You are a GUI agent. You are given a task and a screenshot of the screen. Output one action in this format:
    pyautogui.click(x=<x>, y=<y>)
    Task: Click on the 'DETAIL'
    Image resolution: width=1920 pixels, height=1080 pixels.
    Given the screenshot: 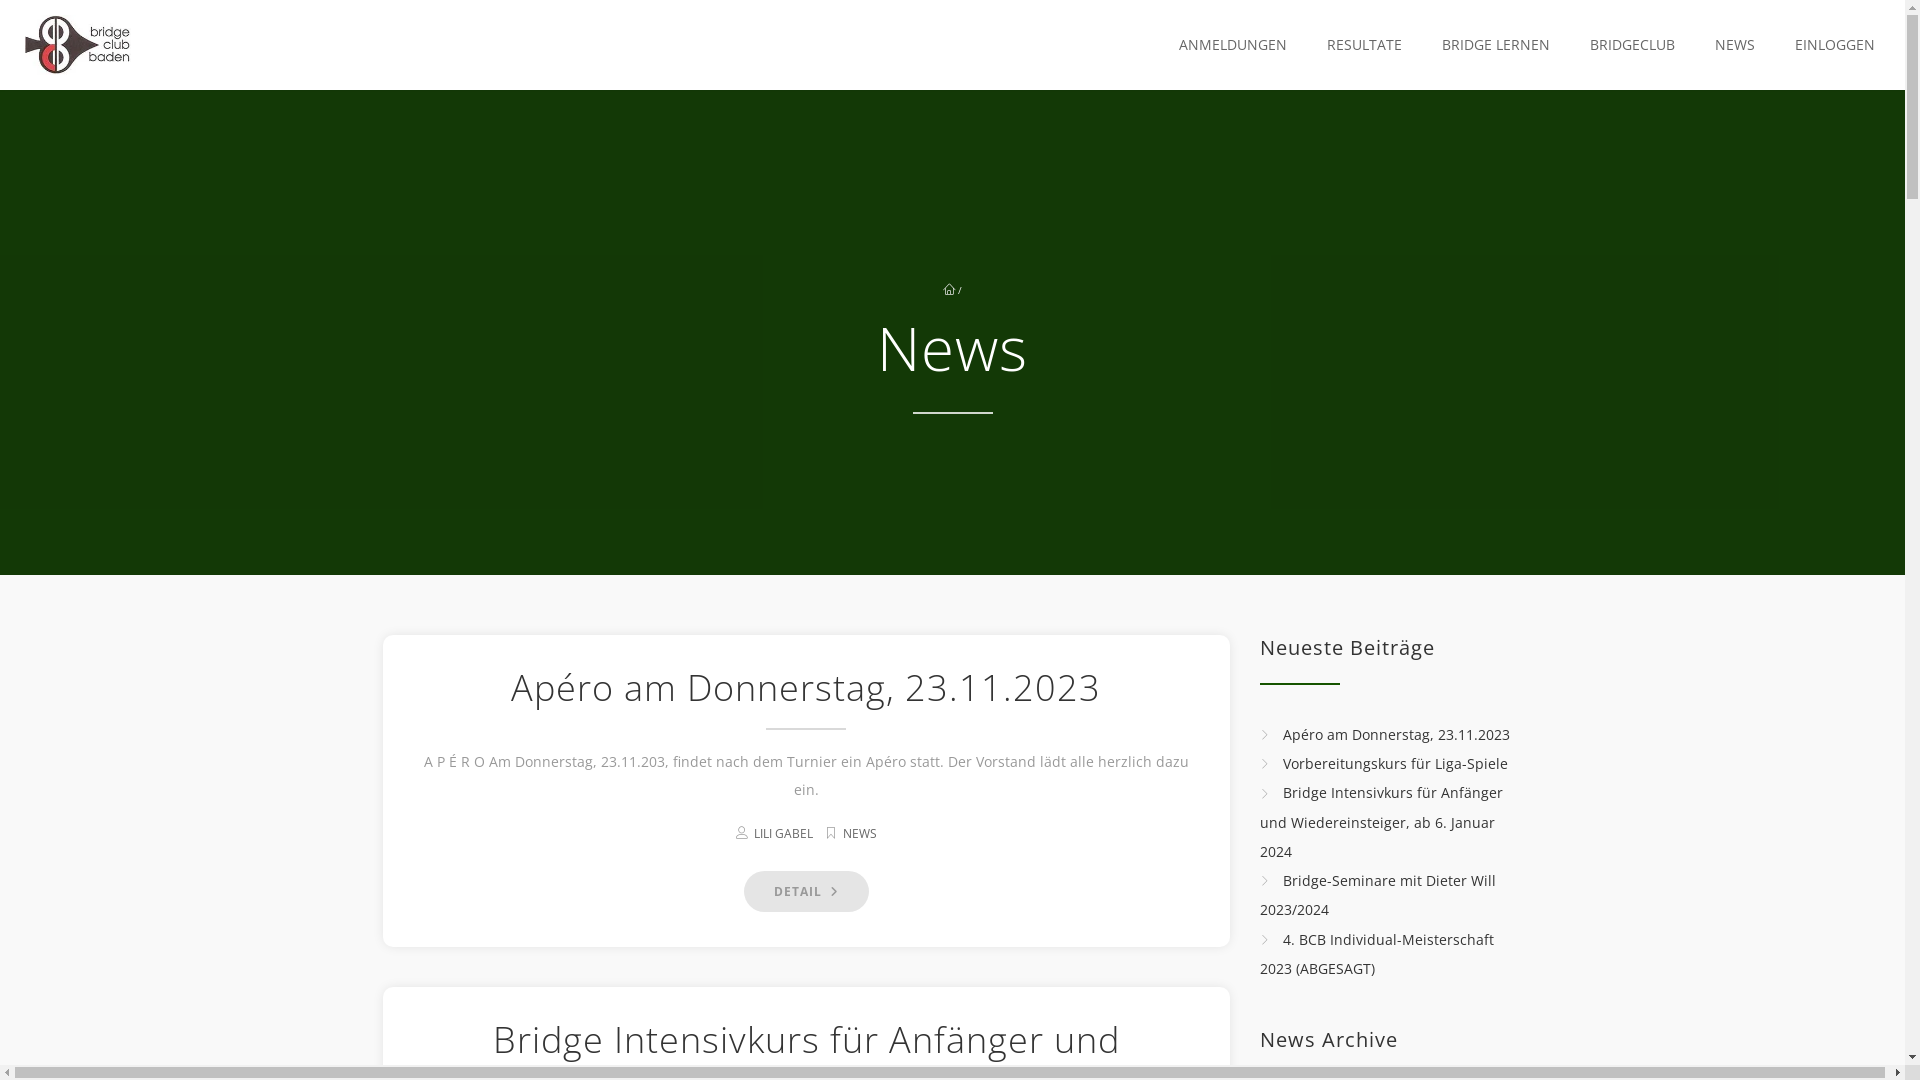 What is the action you would take?
    pyautogui.click(x=743, y=890)
    